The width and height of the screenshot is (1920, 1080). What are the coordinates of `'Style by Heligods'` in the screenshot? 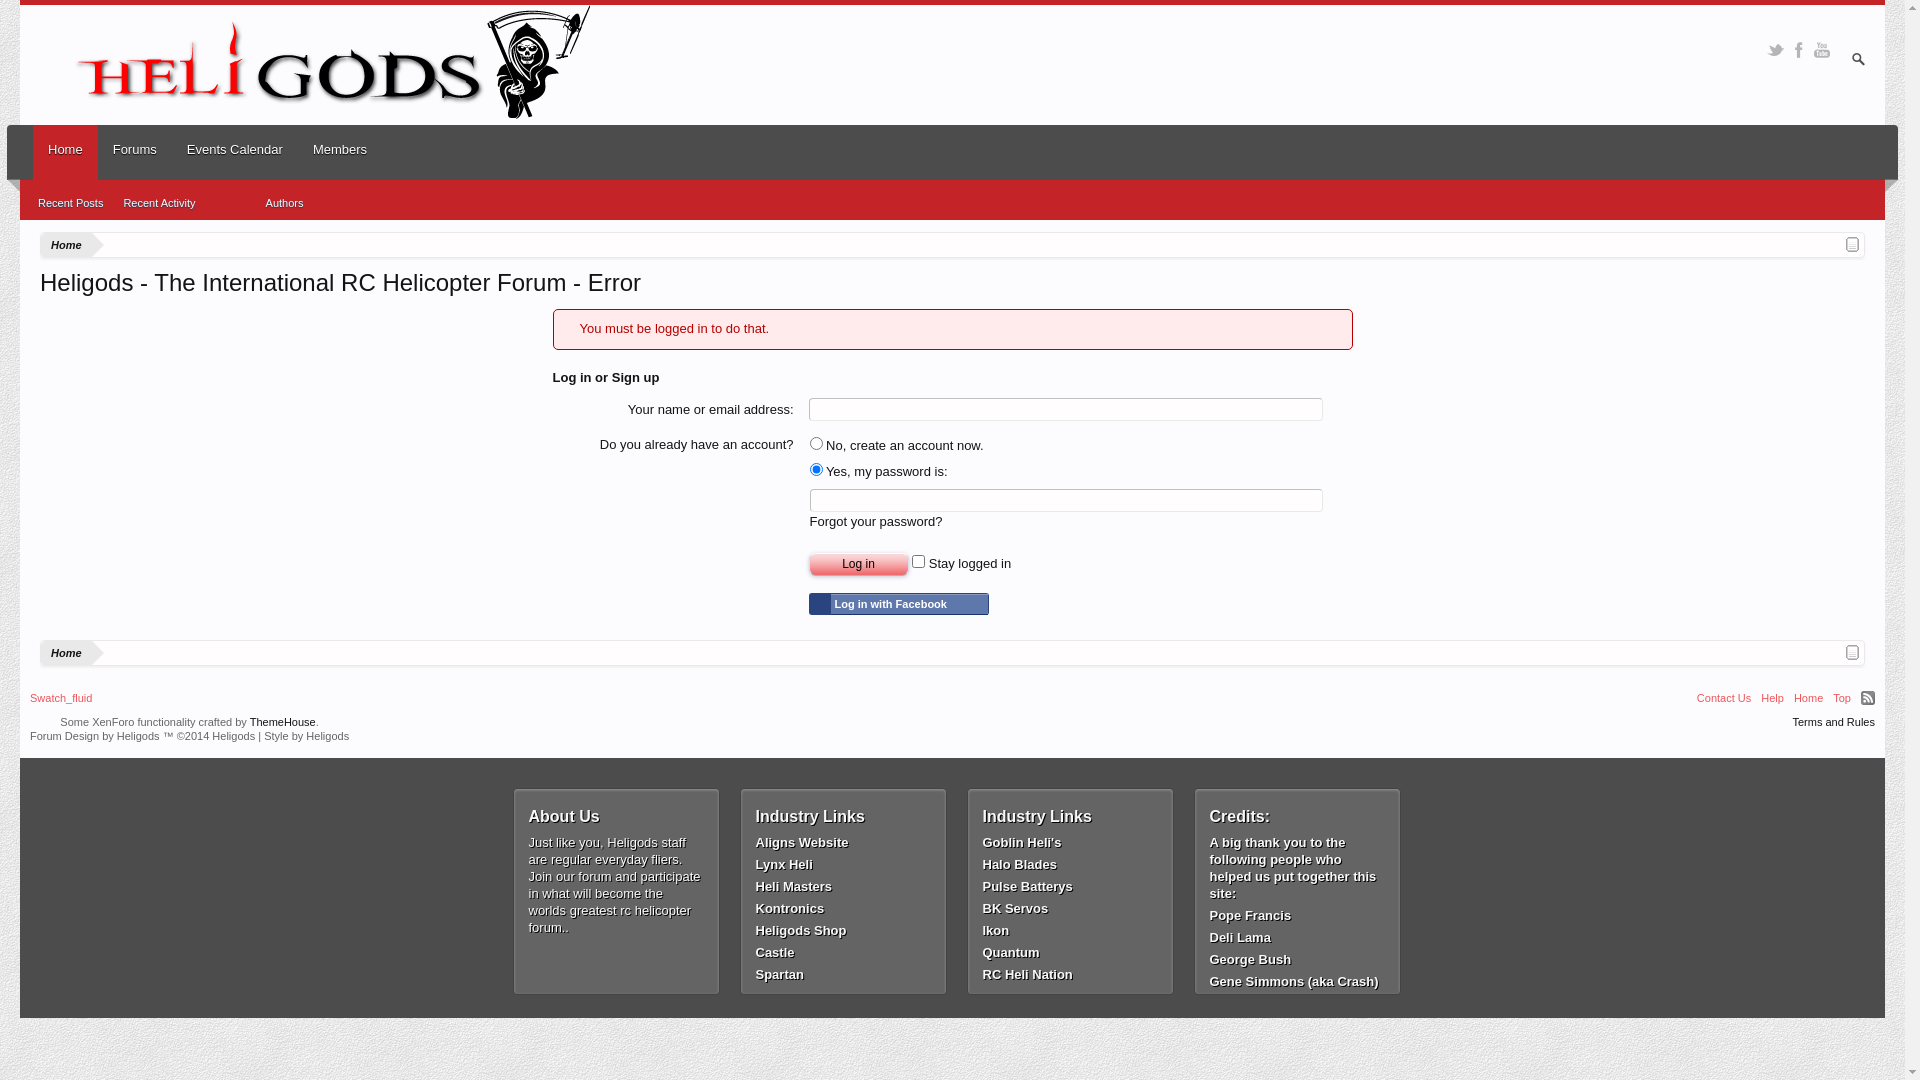 It's located at (263, 736).